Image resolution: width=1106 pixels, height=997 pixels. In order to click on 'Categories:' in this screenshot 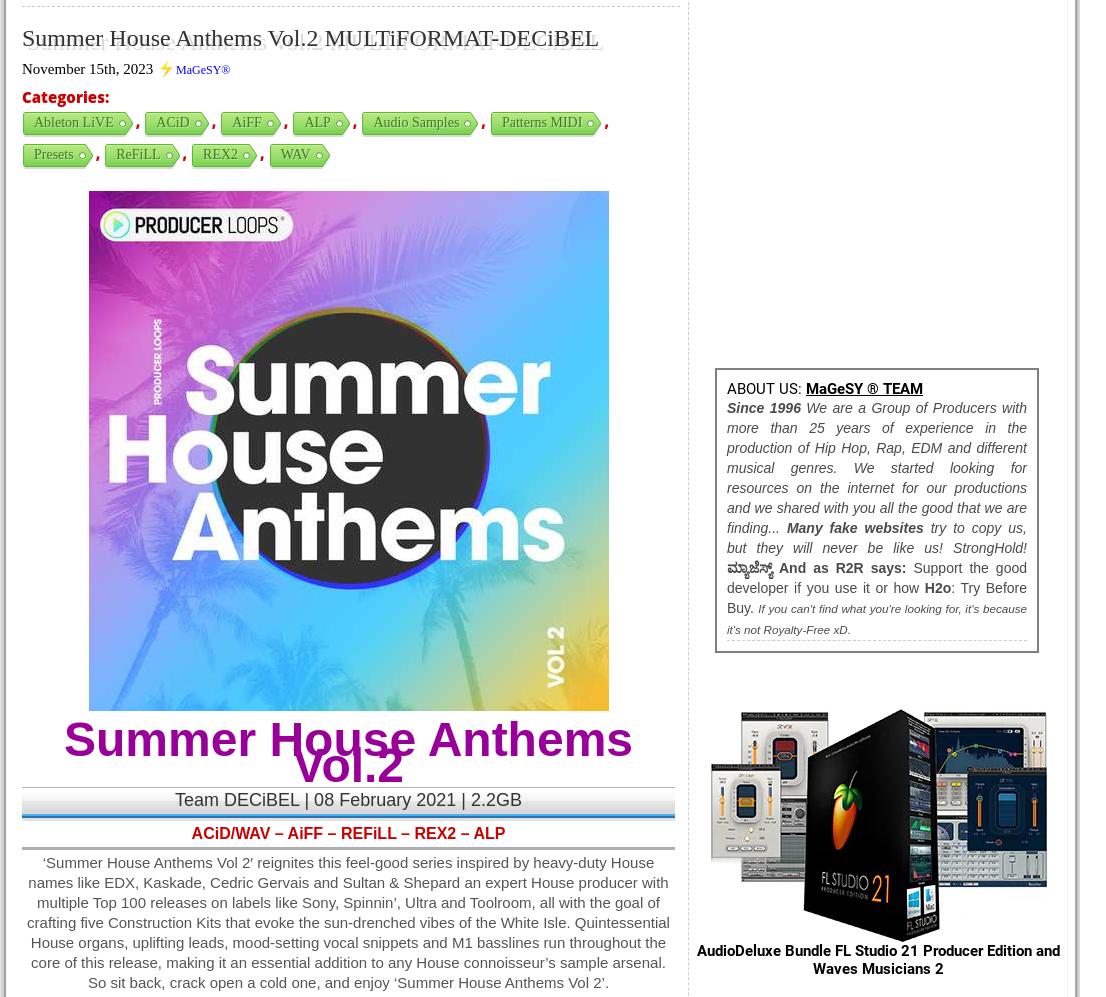, I will do `click(64, 97)`.